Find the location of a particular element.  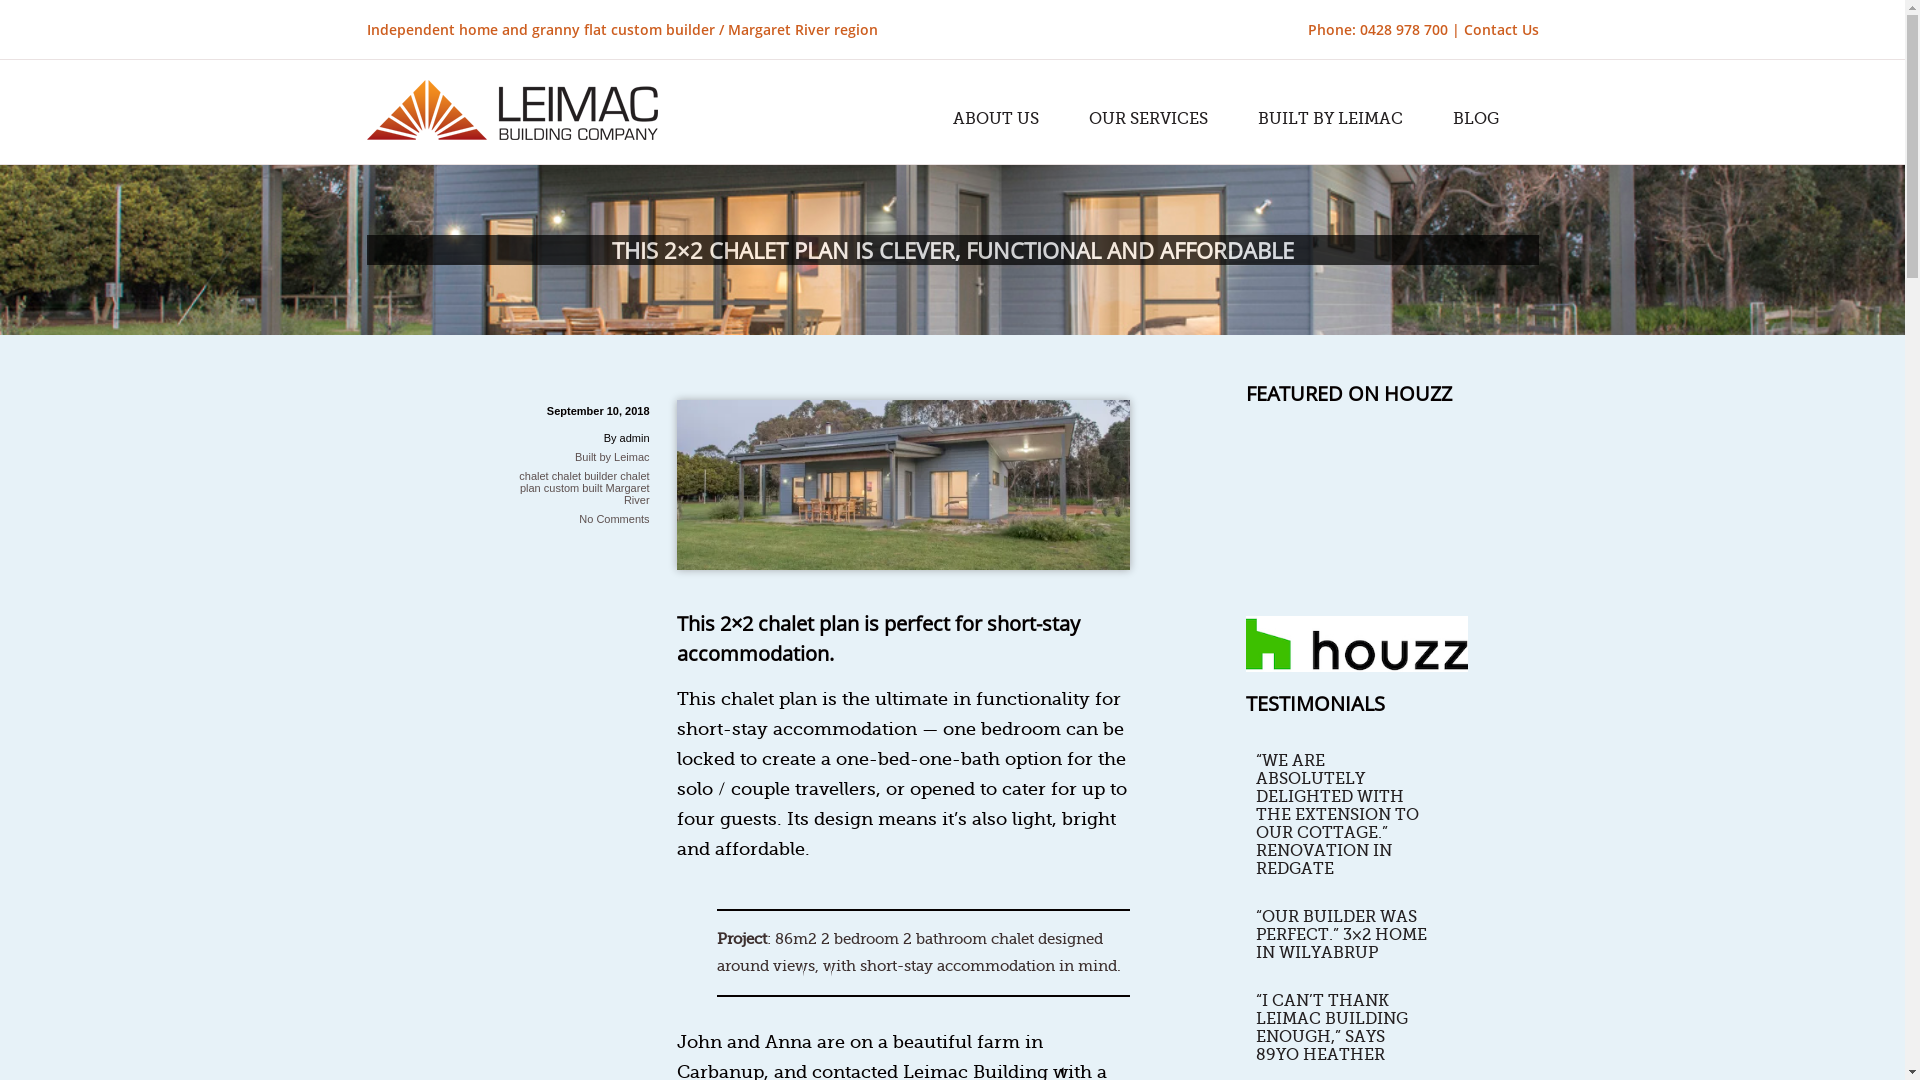

'No Comments' is located at coordinates (613, 518).